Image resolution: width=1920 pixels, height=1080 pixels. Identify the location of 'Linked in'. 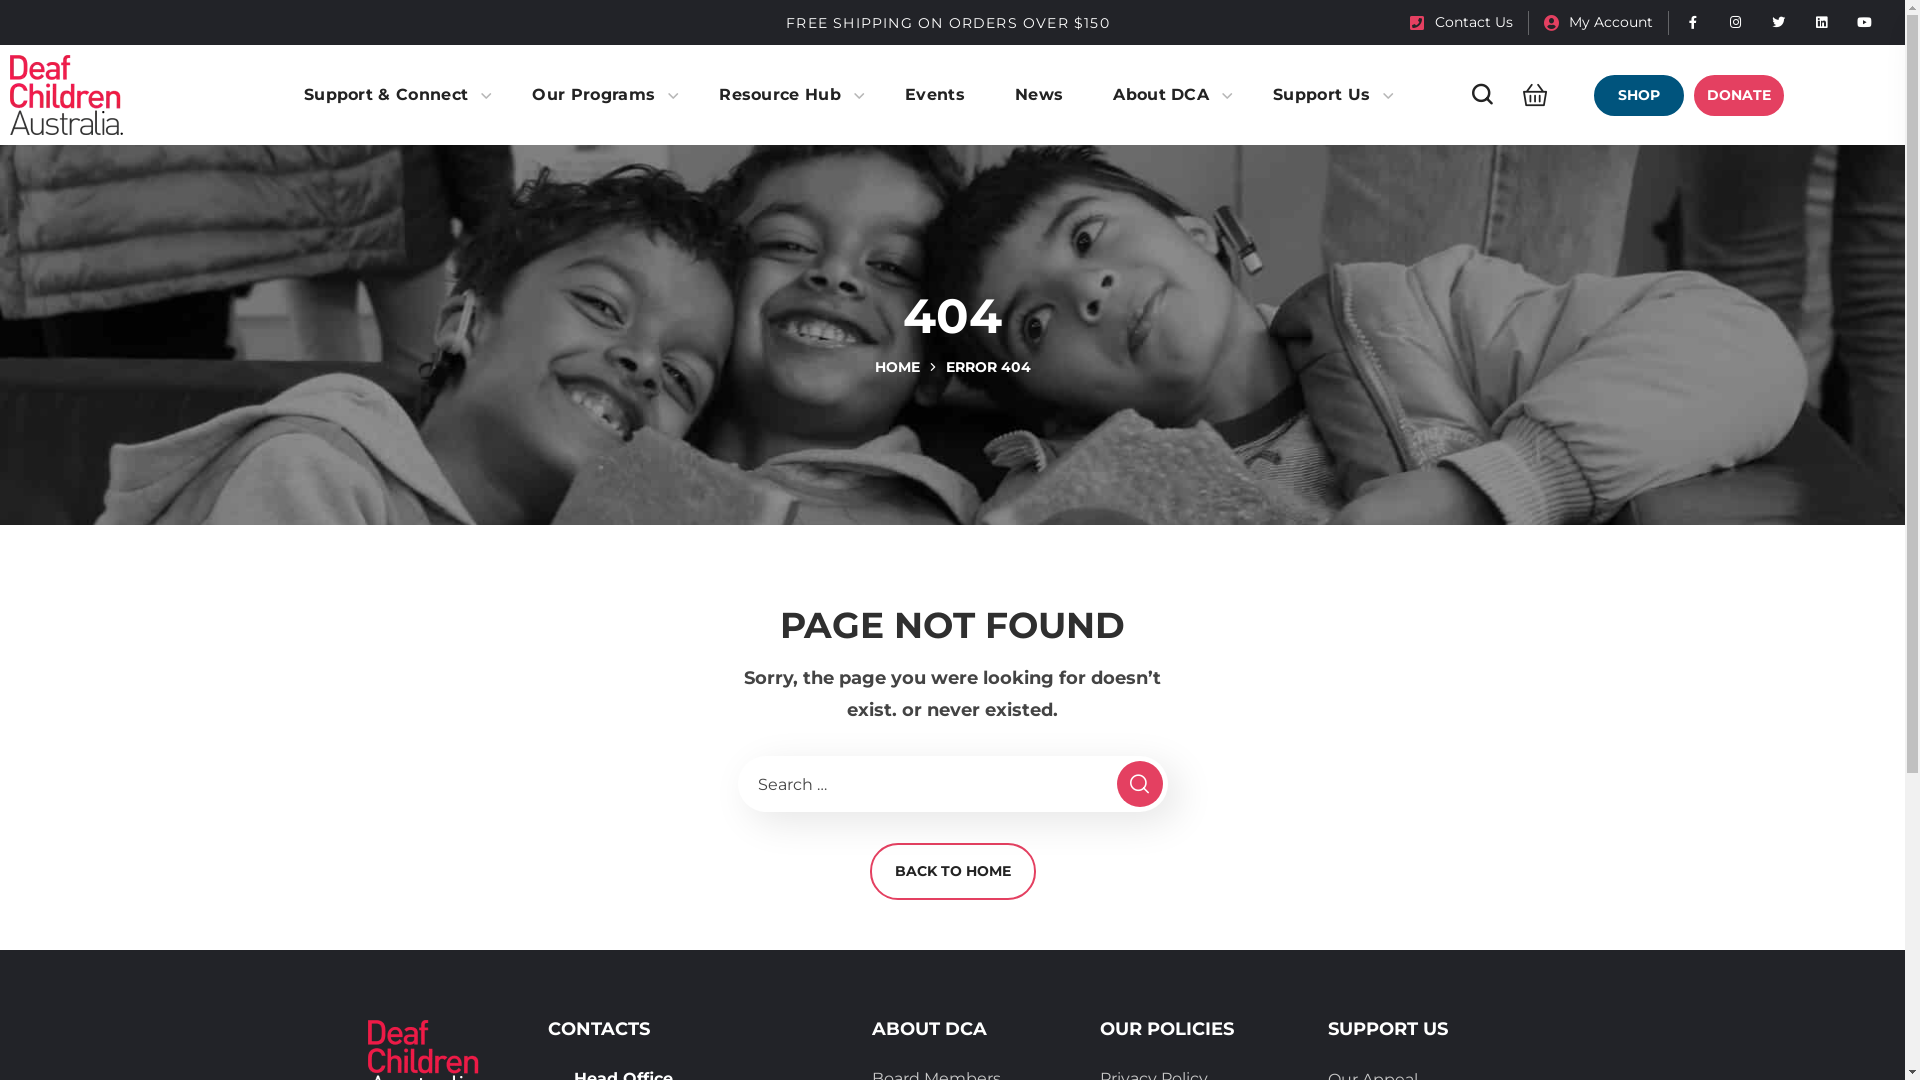
(1822, 23).